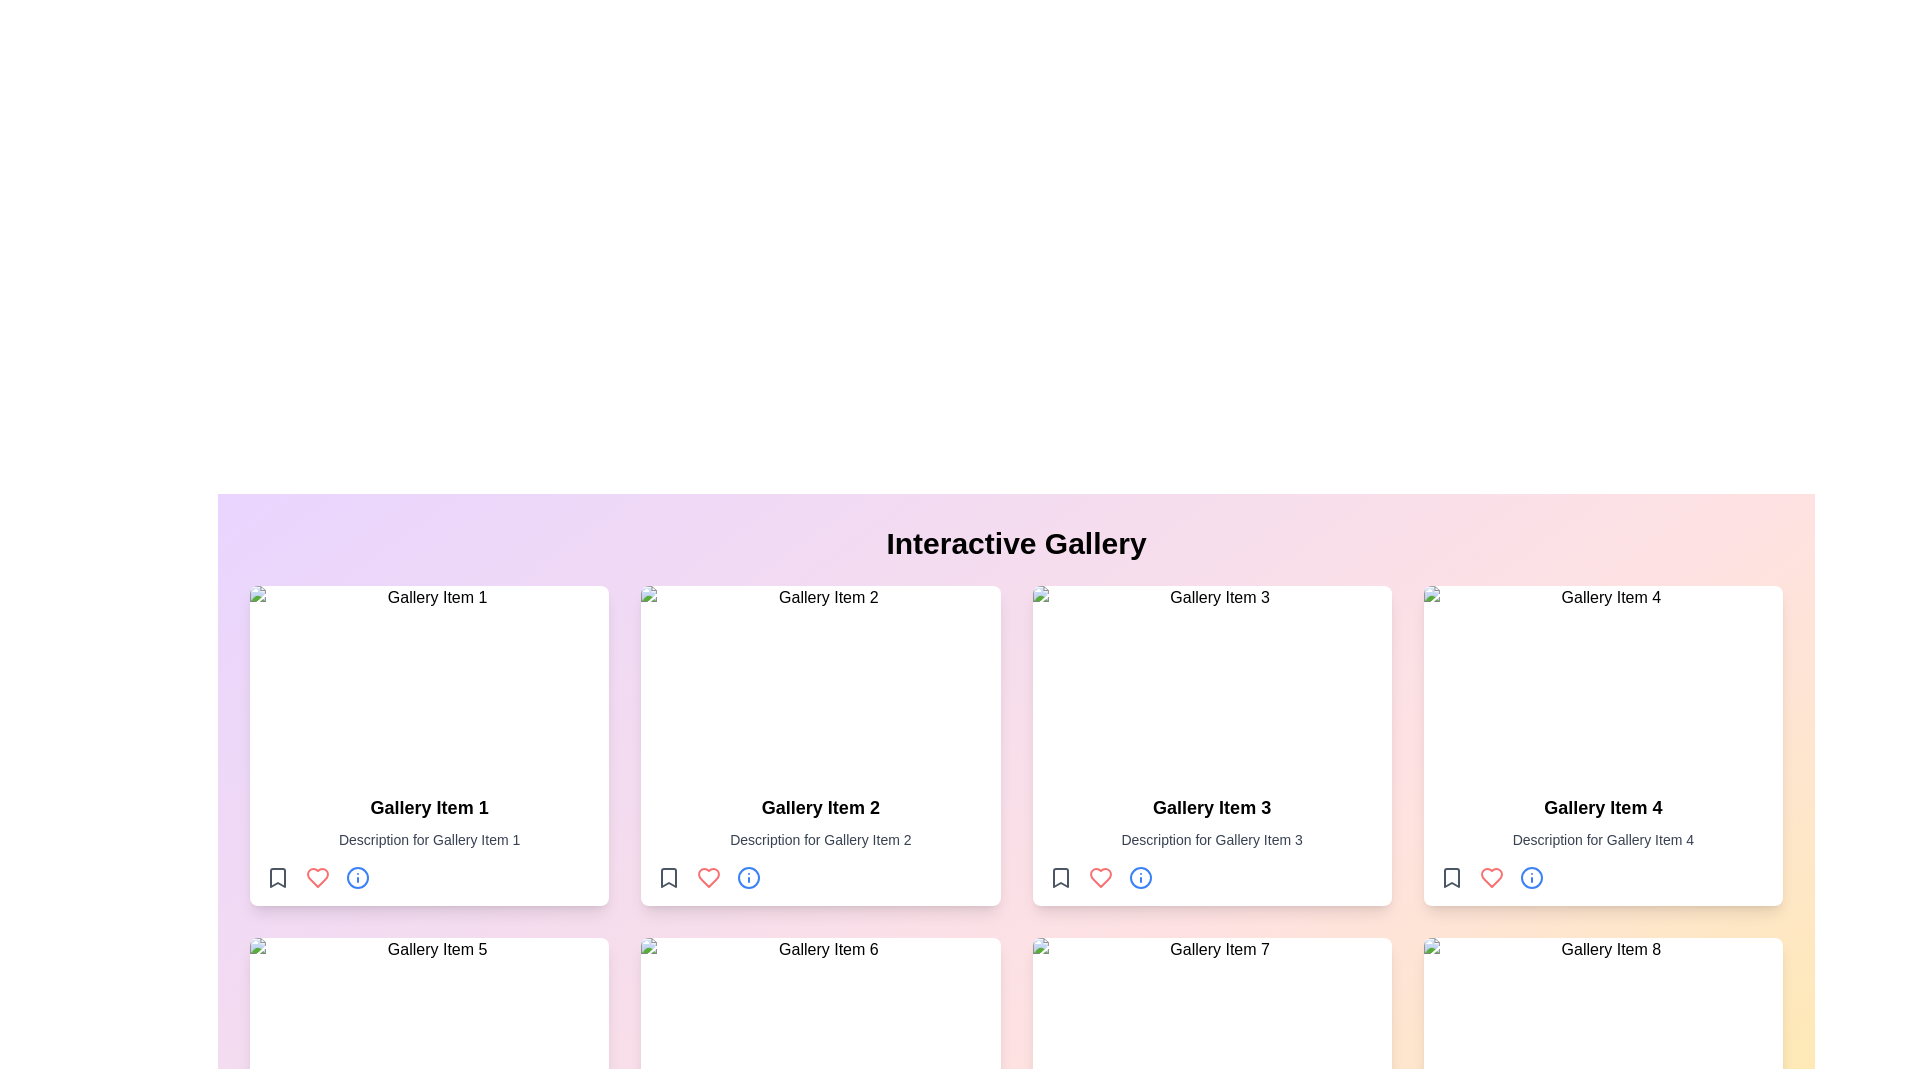 The height and width of the screenshot is (1080, 1920). Describe the element at coordinates (1140, 877) in the screenshot. I see `the circular blue outlined icon with a small dot inside, located in the bottom-right corner of the 'Gallery Item 3' card` at that location.